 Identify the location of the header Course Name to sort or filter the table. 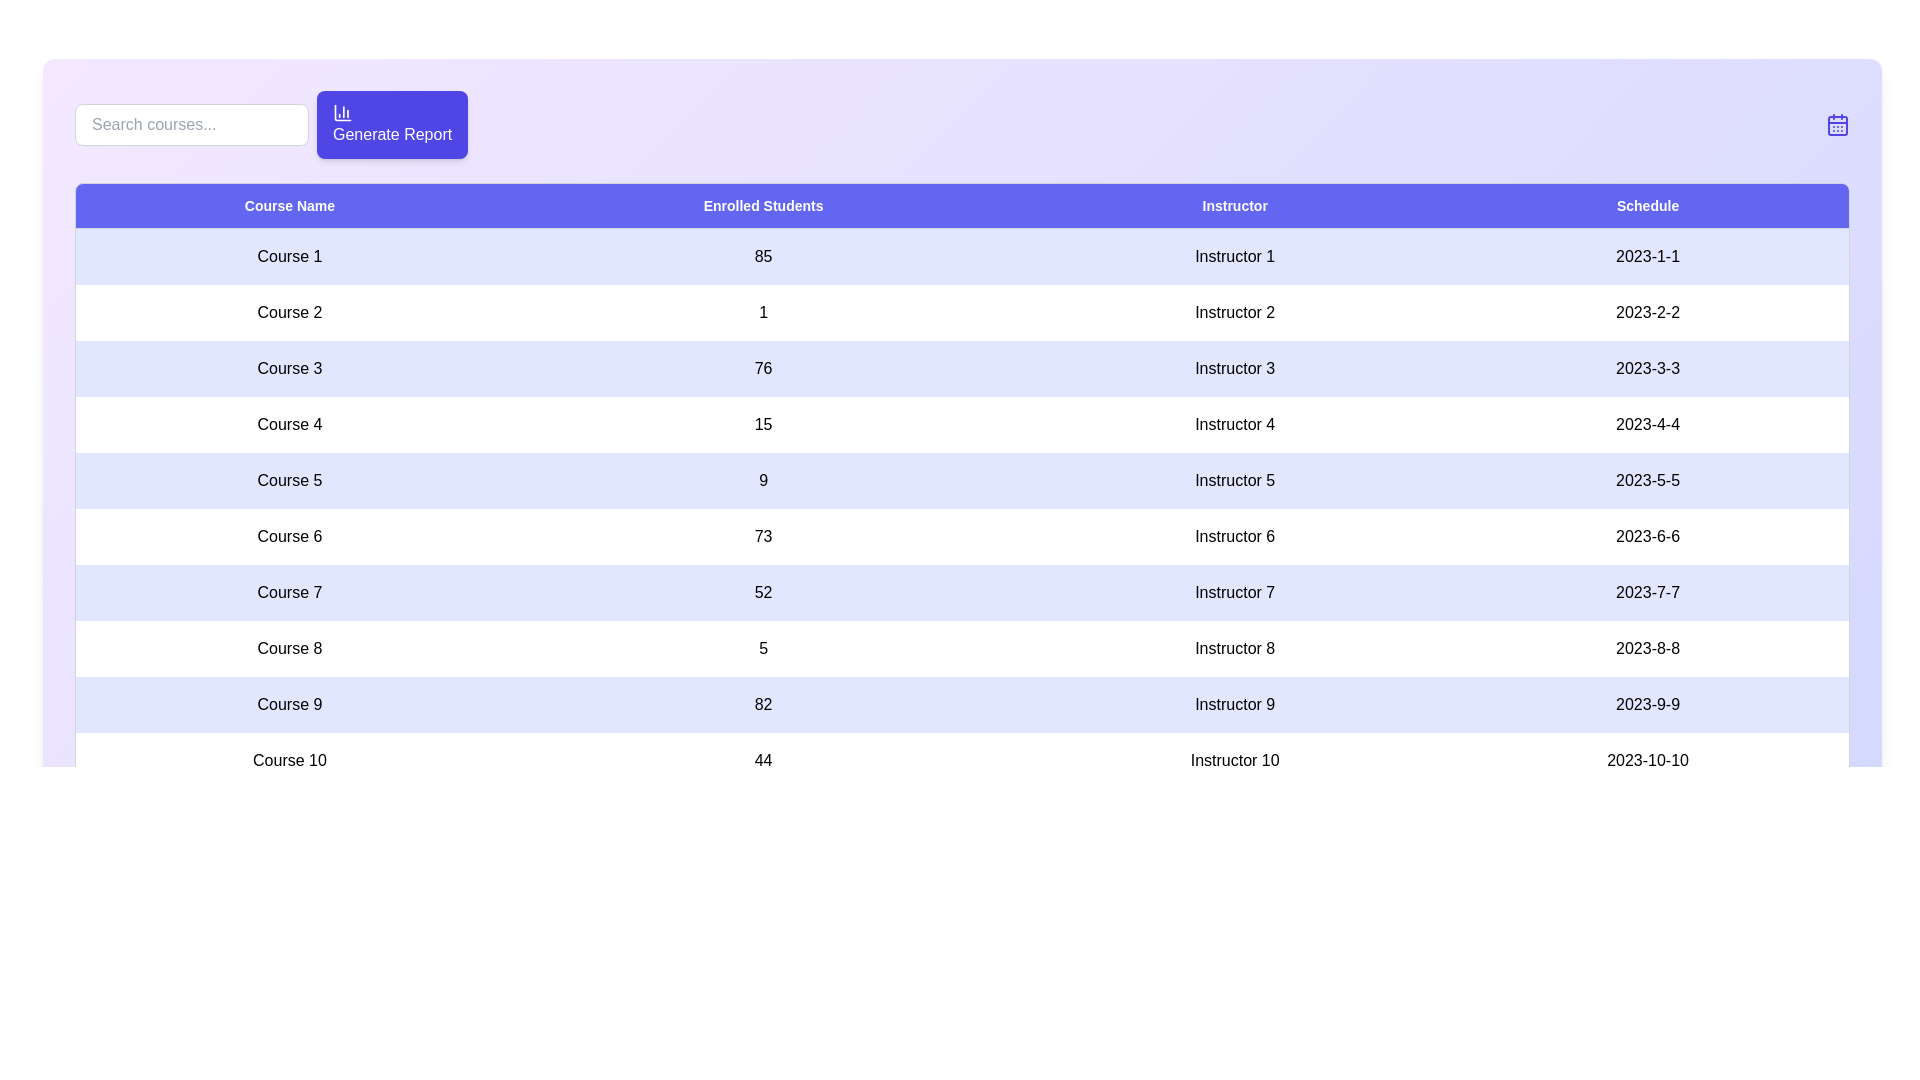
(288, 206).